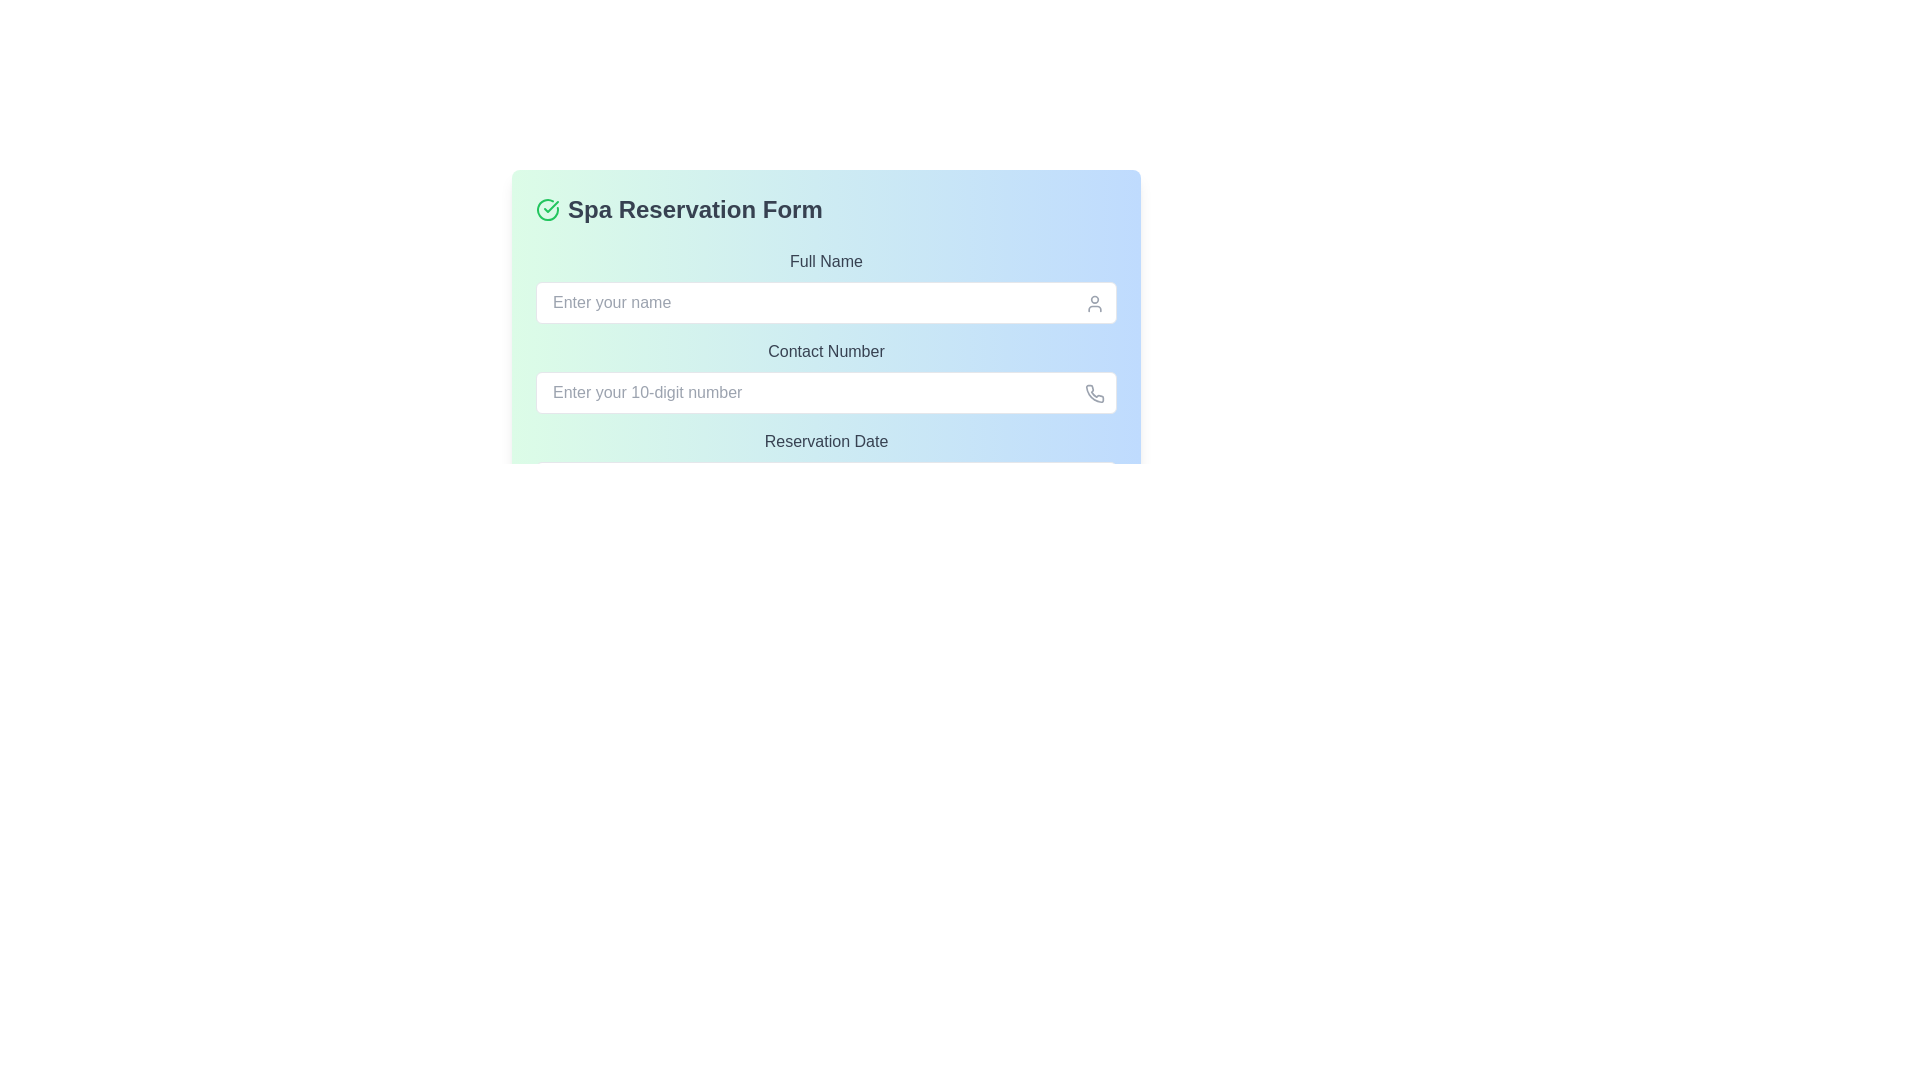 The height and width of the screenshot is (1080, 1920). Describe the element at coordinates (826, 467) in the screenshot. I see `the reservation date label located beneath the 'Contact Number' field within the 'Spa Reservation Form', positioned directly above the 'Make Reservation' button` at that location.